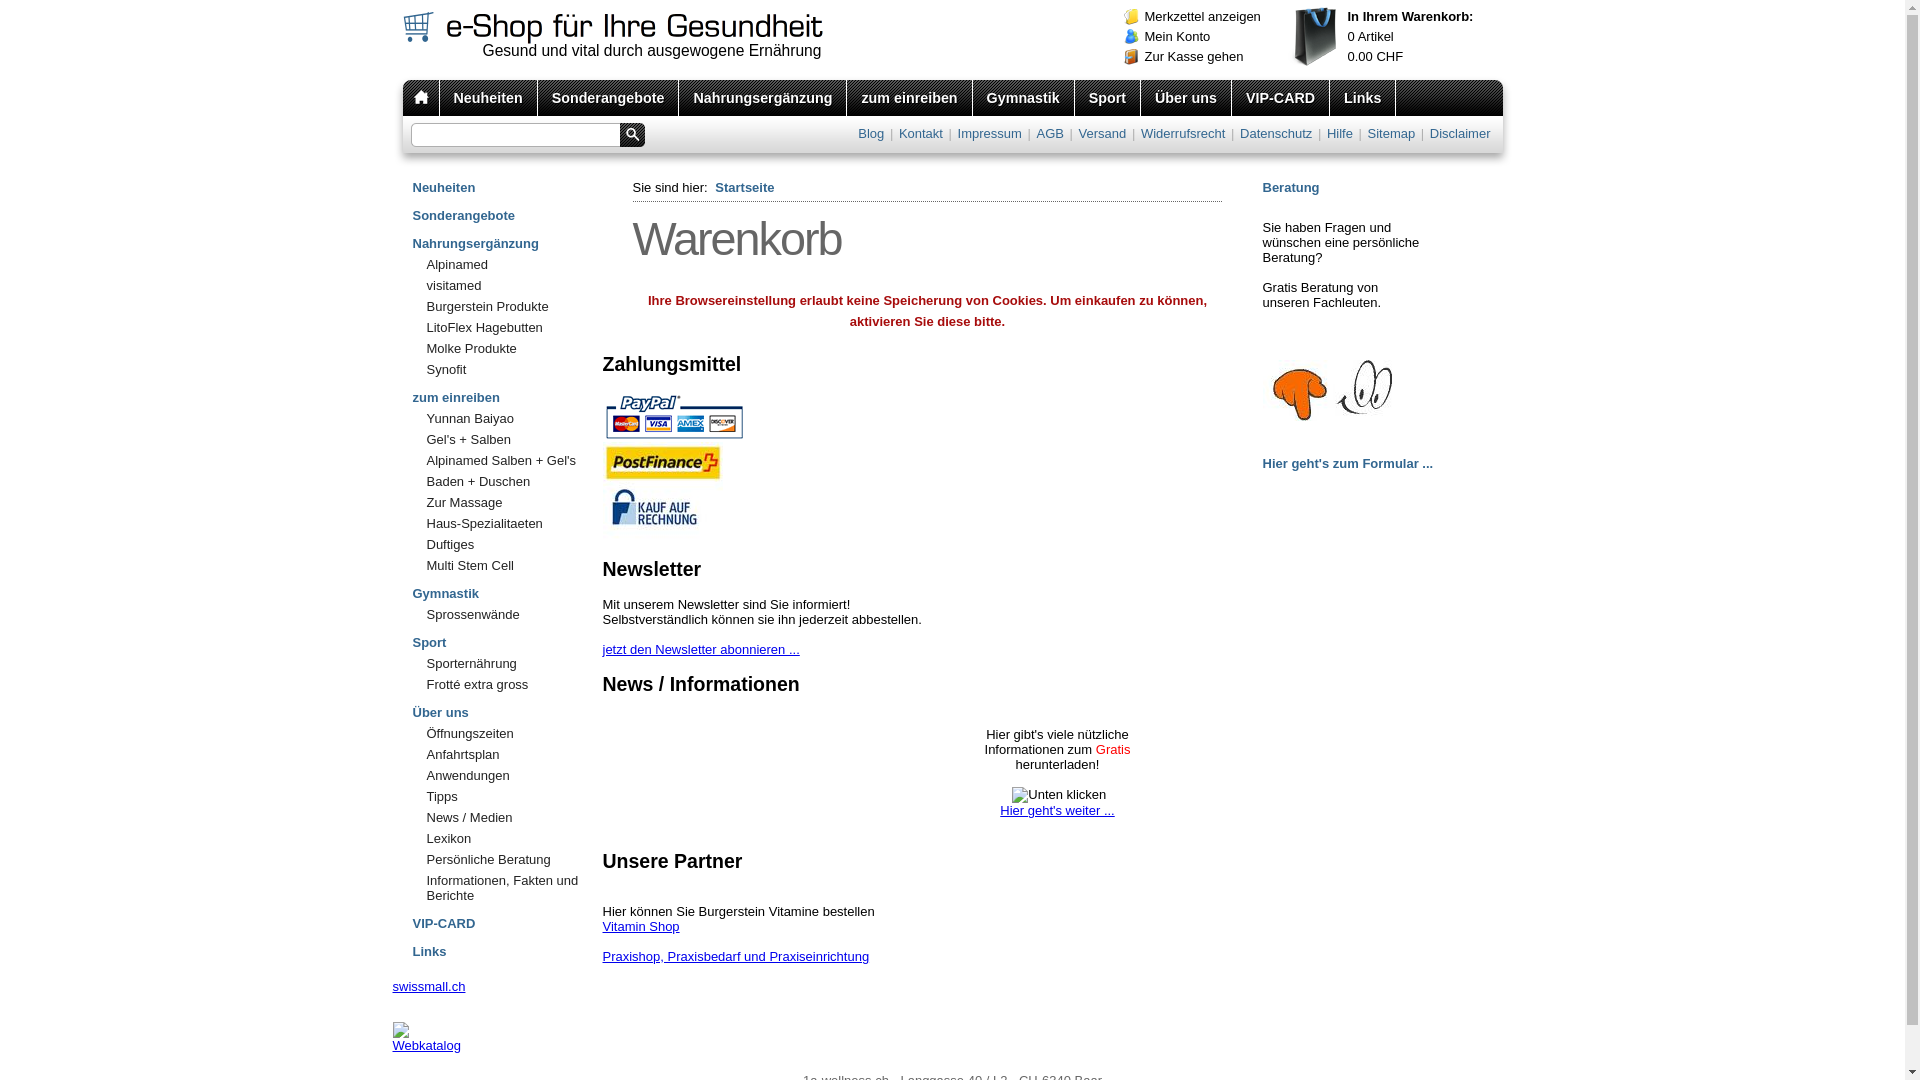 This screenshot has width=1920, height=1080. I want to click on 'VIP-CARD', so click(507, 920).